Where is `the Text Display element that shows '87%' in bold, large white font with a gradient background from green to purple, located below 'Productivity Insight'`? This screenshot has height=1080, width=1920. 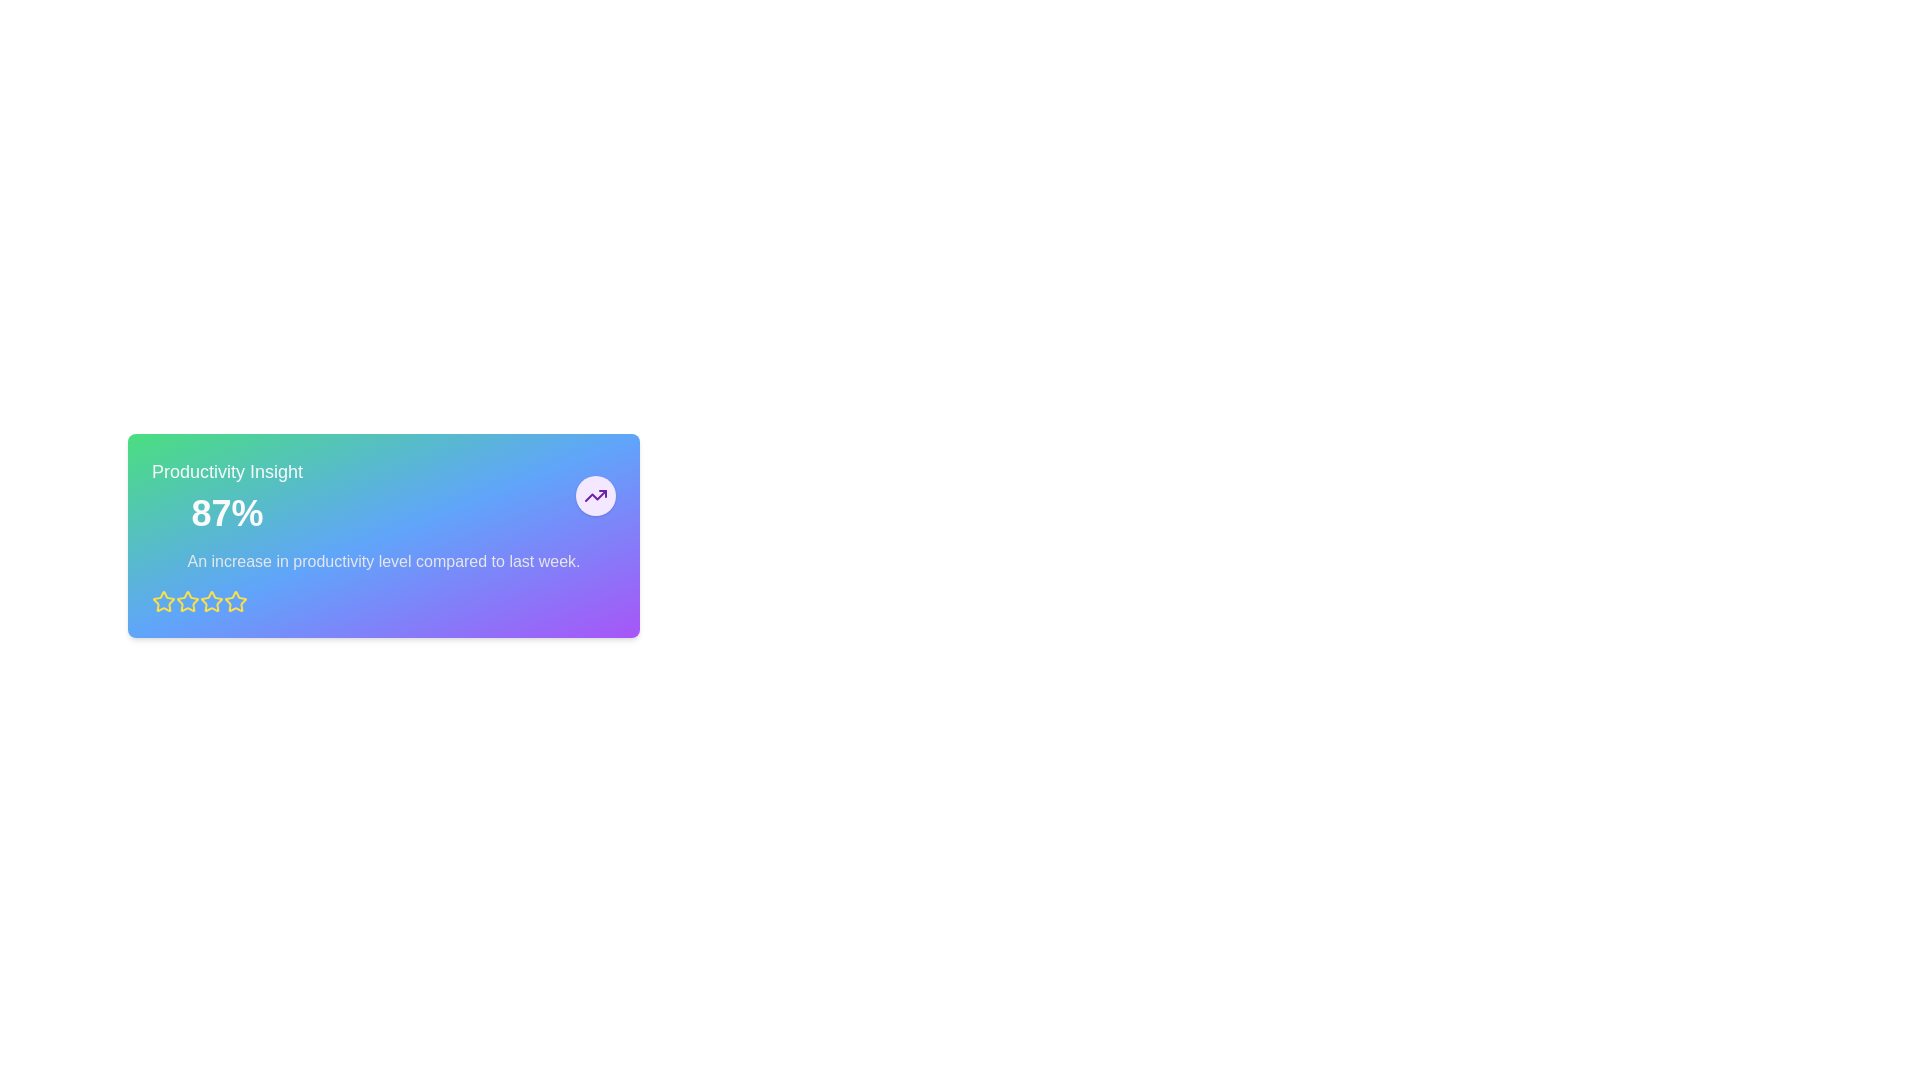
the Text Display element that shows '87%' in bold, large white font with a gradient background from green to purple, located below 'Productivity Insight' is located at coordinates (227, 512).